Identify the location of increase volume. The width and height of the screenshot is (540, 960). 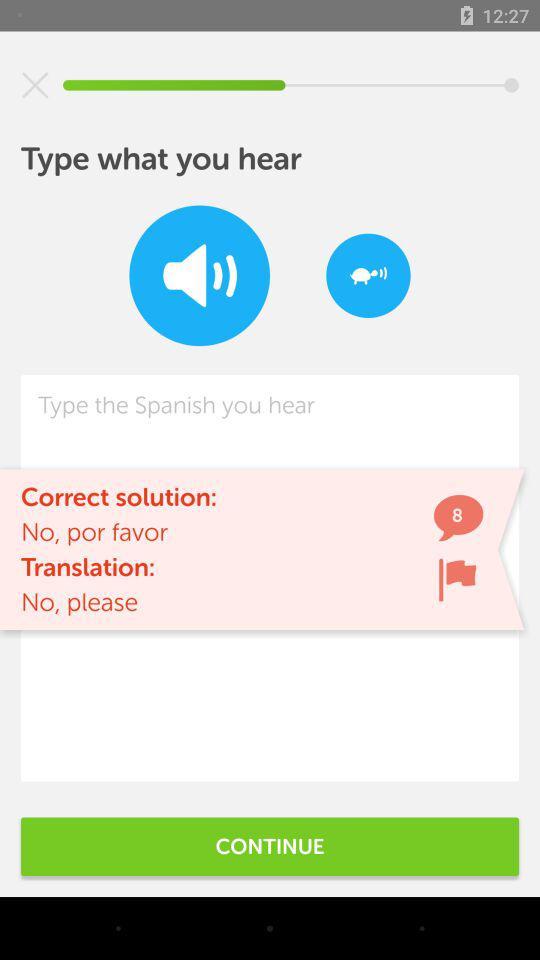
(199, 274).